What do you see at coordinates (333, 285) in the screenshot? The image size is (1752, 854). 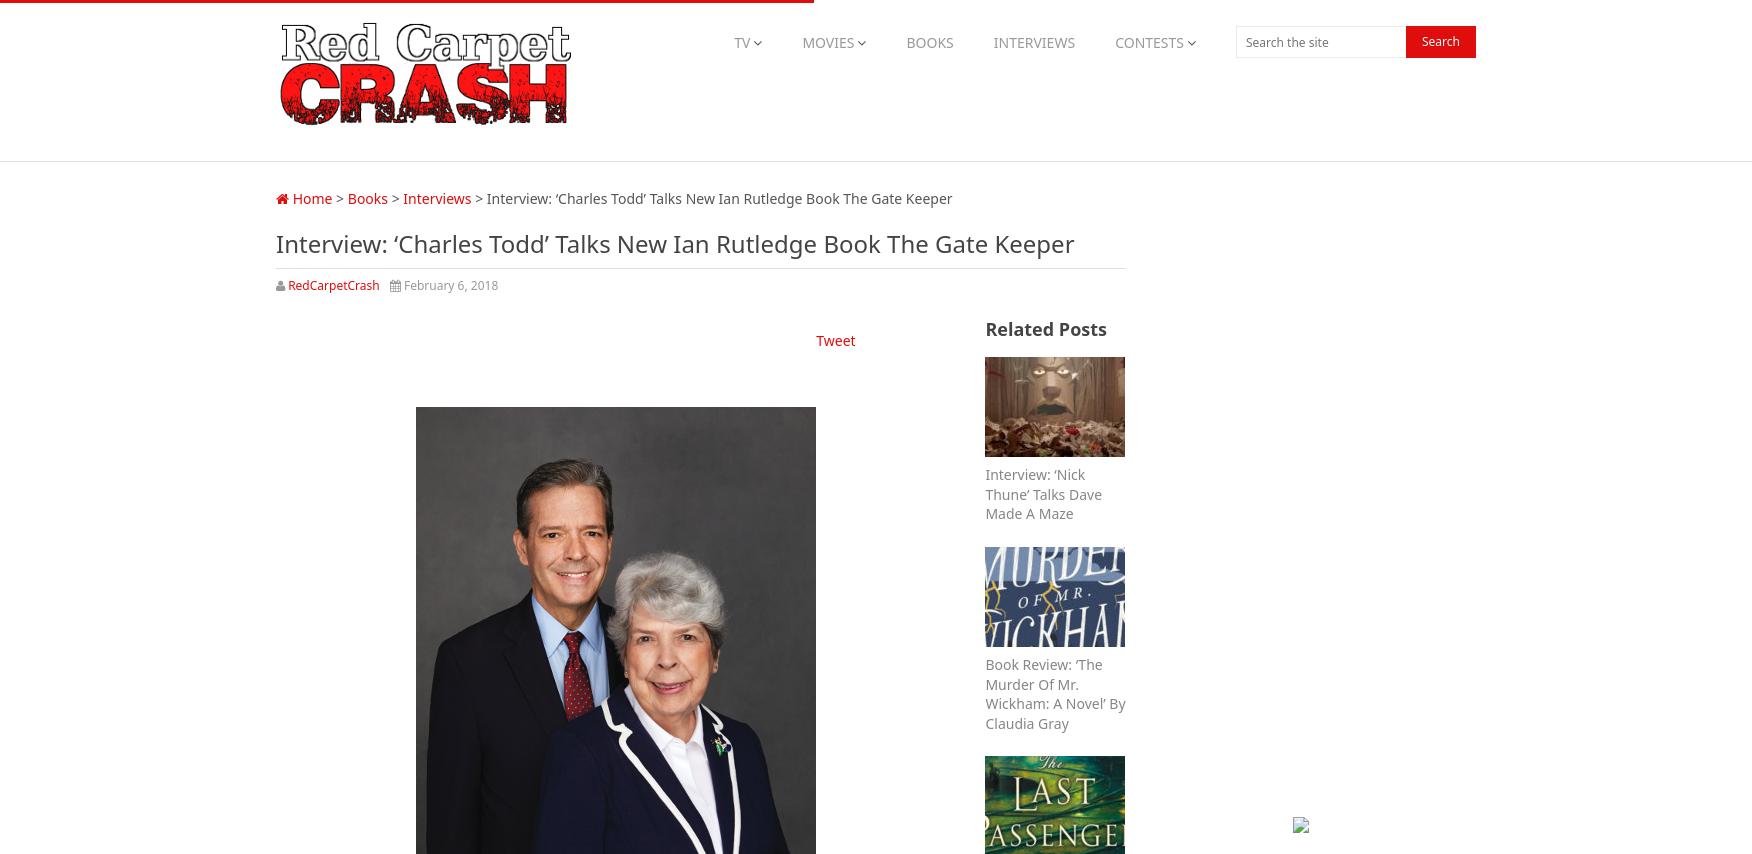 I see `'RedCarpetCrash'` at bounding box center [333, 285].